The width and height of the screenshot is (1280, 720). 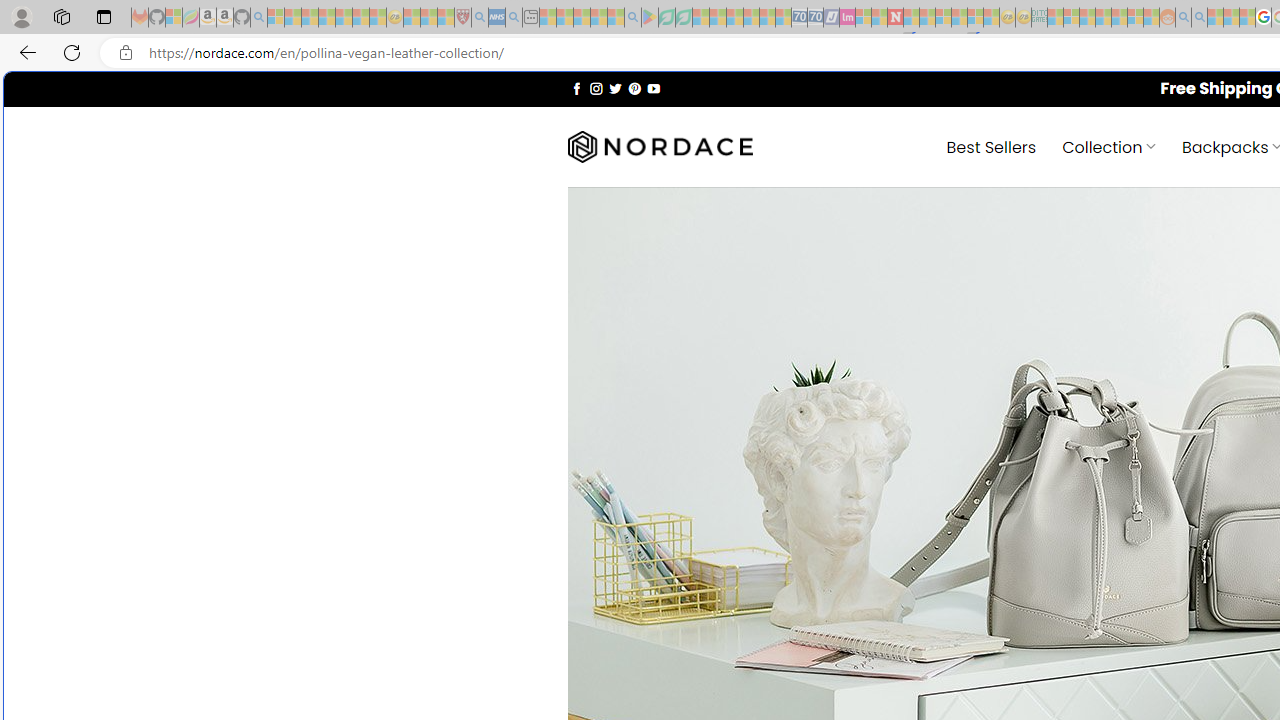 What do you see at coordinates (1120, 17) in the screenshot?
I see `'Kinda Frugal - MSN - Sleeping'` at bounding box center [1120, 17].